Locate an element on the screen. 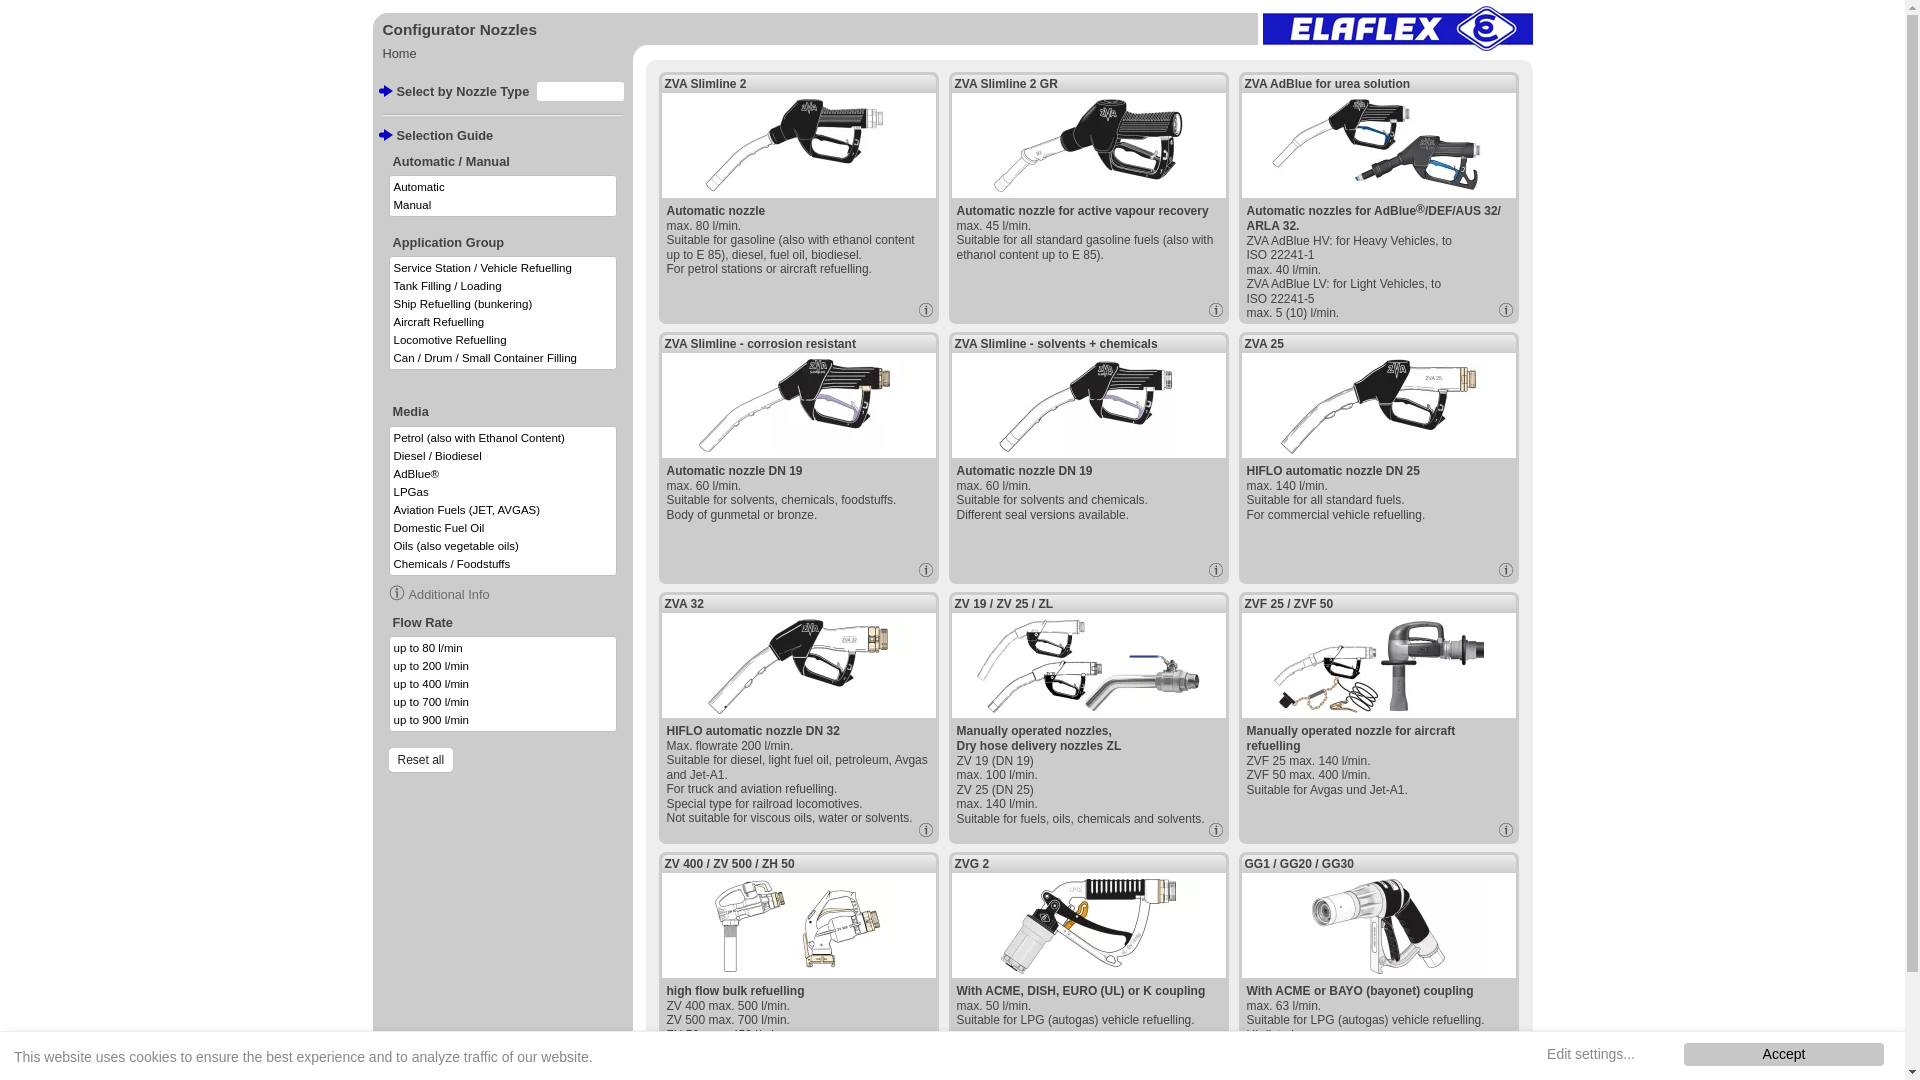  'Can / Drum / Small Container Filling' is located at coordinates (389, 357).